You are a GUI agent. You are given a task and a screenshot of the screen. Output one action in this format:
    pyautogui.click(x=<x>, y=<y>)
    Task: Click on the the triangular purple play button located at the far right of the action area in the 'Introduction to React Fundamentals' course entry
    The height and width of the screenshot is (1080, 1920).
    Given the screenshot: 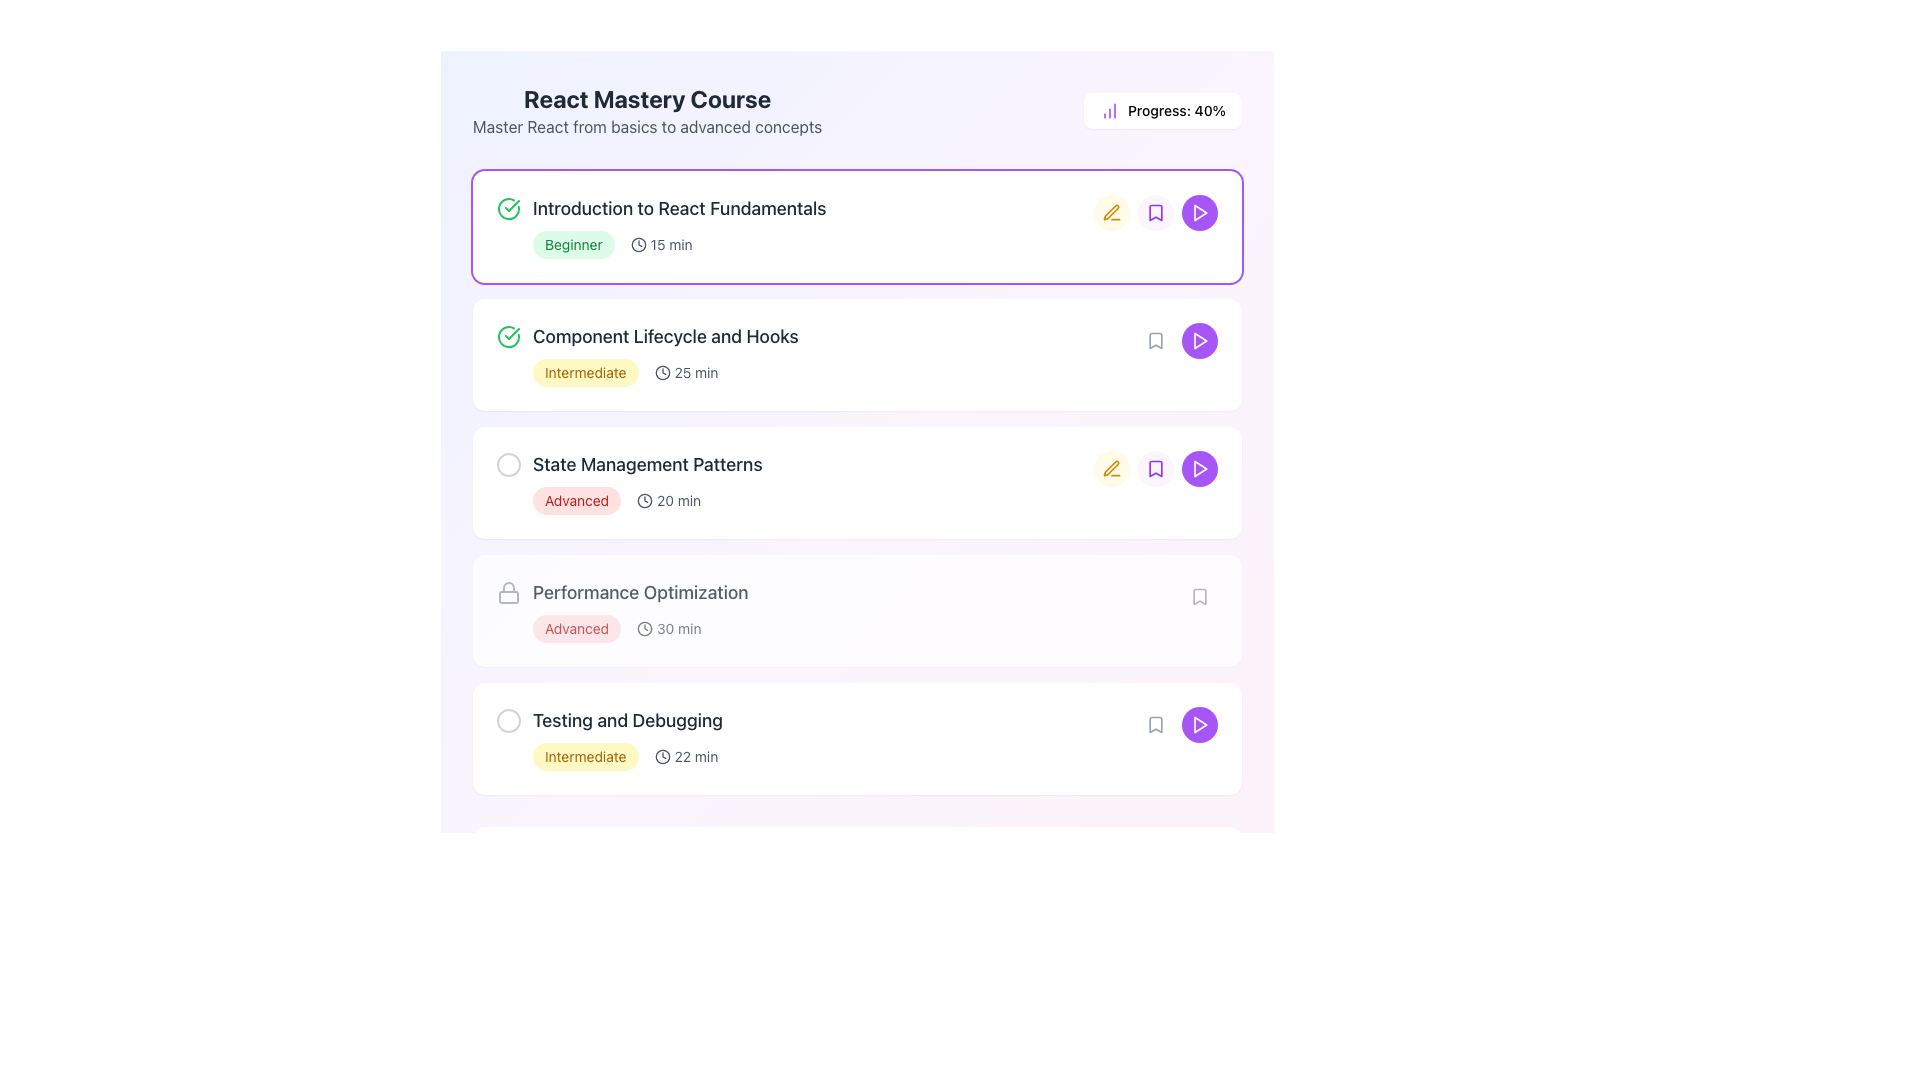 What is the action you would take?
    pyautogui.click(x=1200, y=212)
    